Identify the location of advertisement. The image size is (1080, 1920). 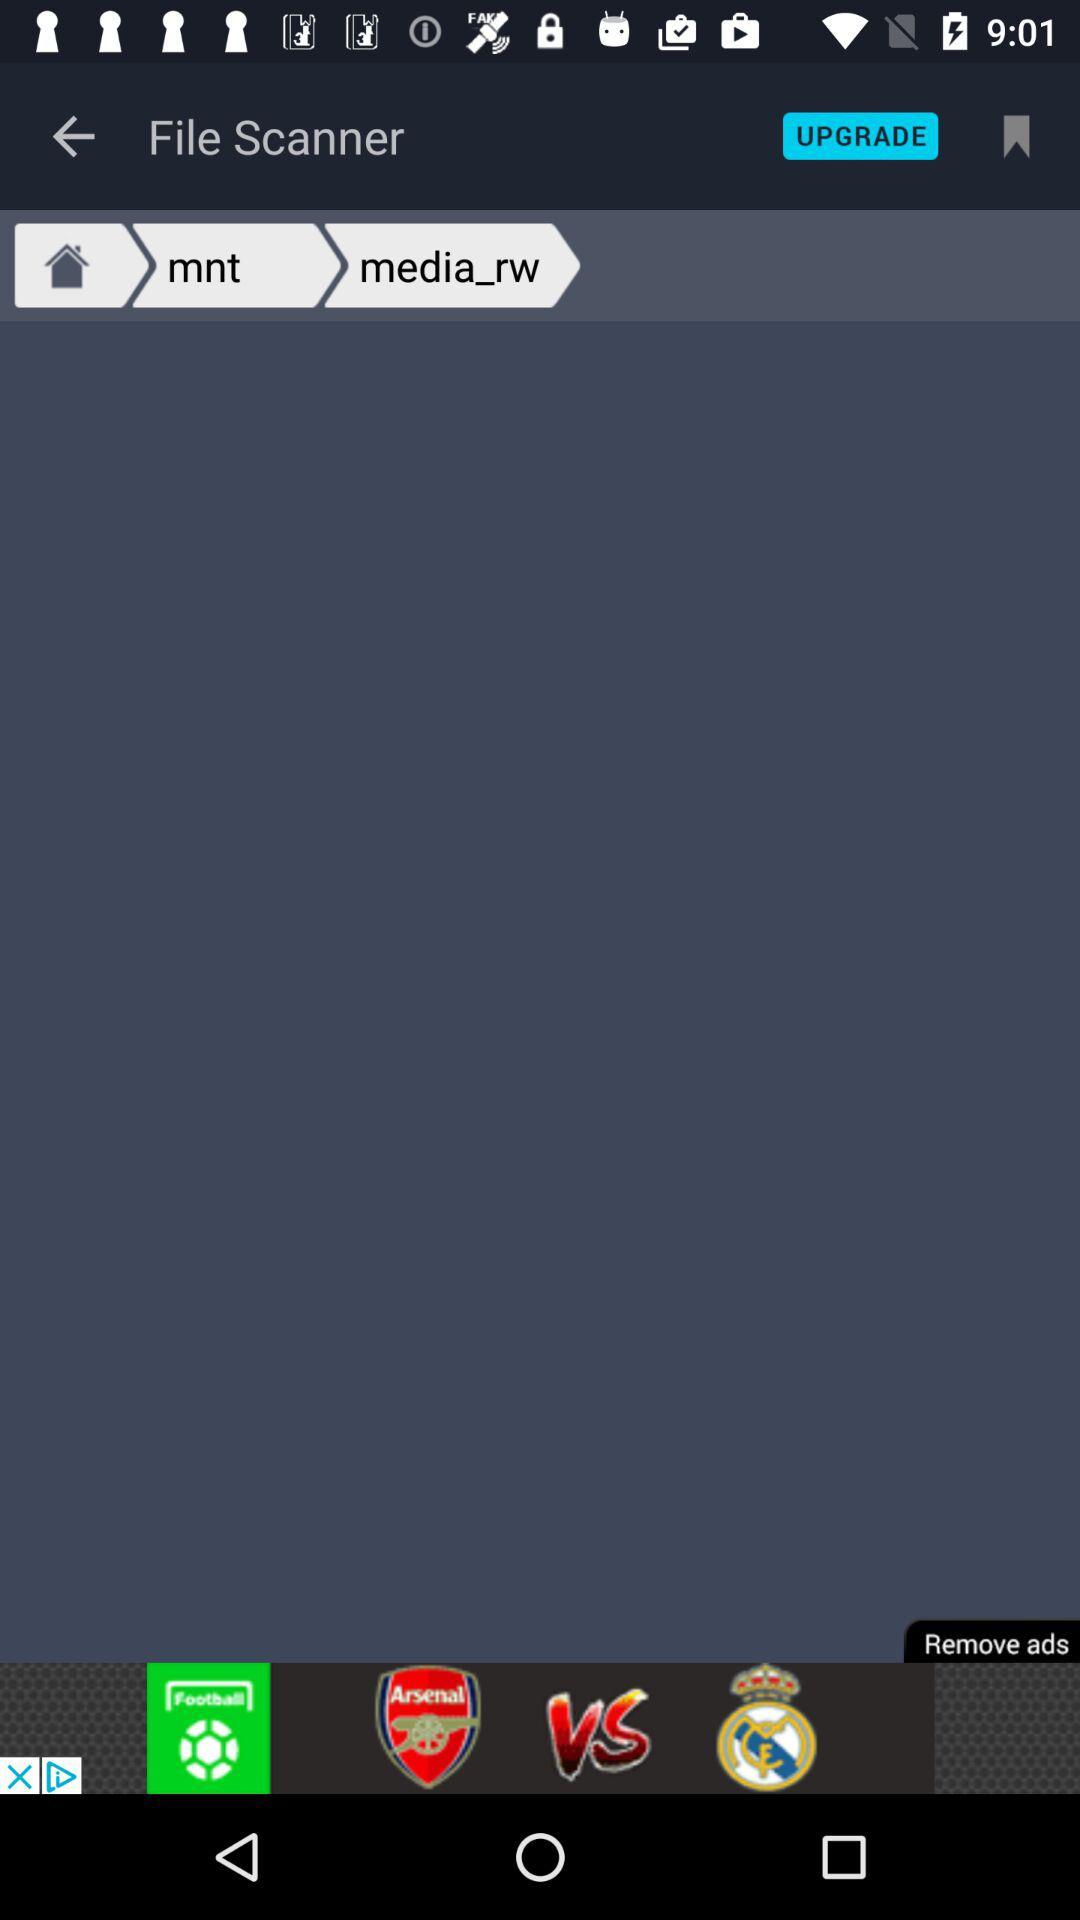
(540, 1727).